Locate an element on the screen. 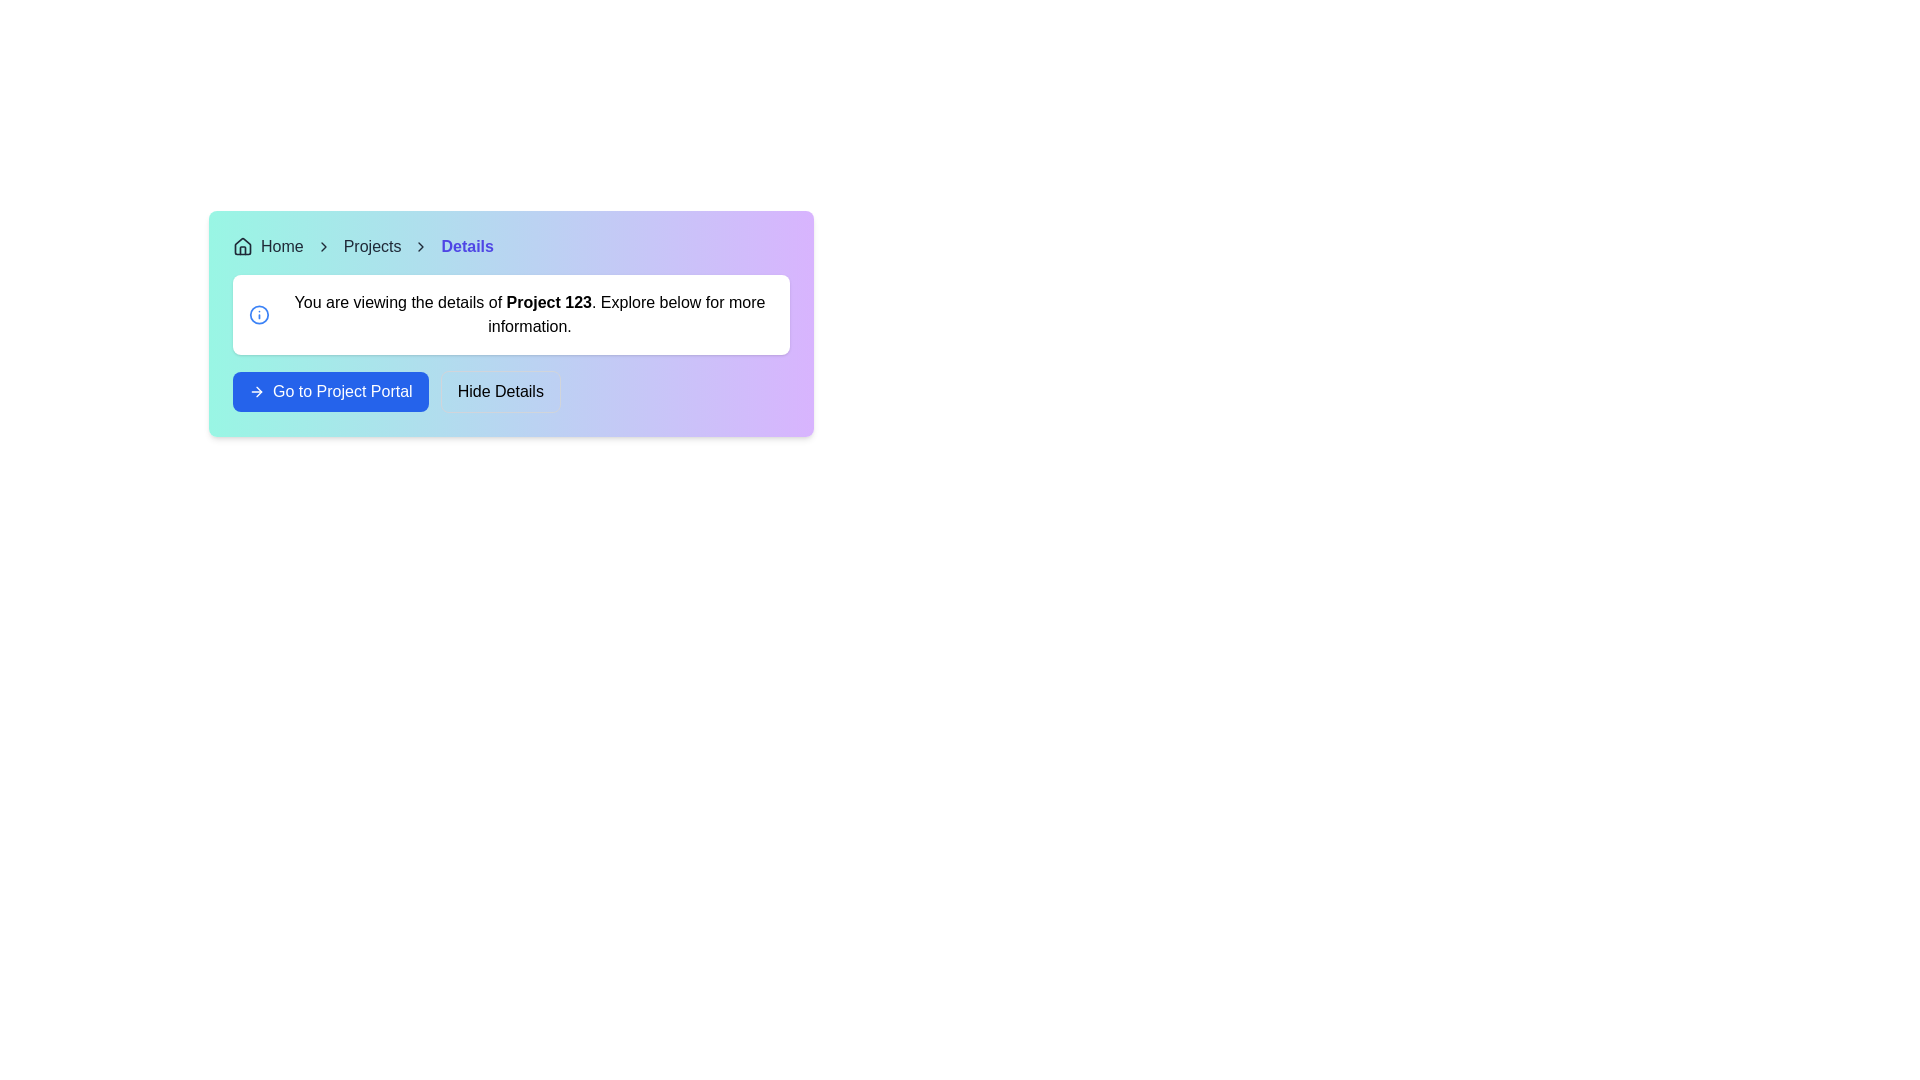  the third and last entry in the breadcrumb navigation, which serves as an indicator of the current page or section within the site is located at coordinates (466, 245).